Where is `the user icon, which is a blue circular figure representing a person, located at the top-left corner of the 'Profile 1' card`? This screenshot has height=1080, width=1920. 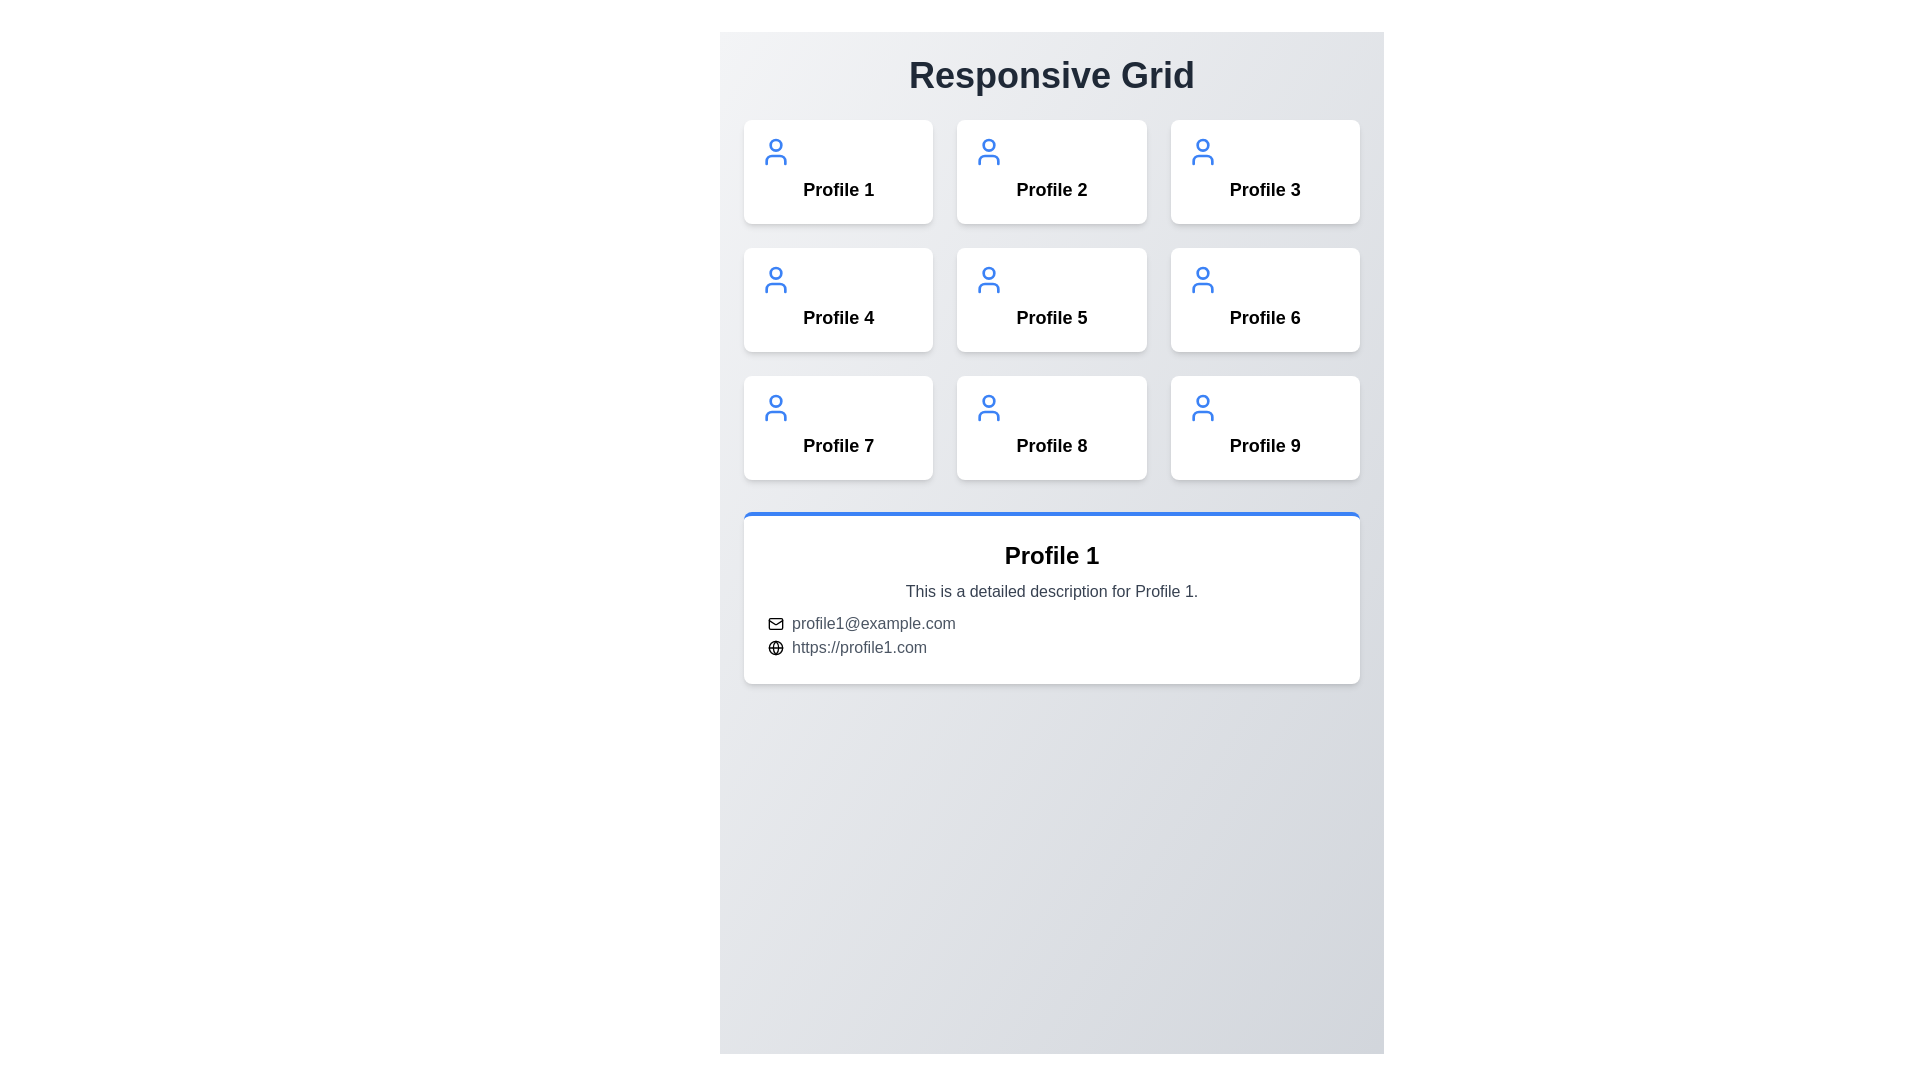
the user icon, which is a blue circular figure representing a person, located at the top-left corner of the 'Profile 1' card is located at coordinates (775, 150).